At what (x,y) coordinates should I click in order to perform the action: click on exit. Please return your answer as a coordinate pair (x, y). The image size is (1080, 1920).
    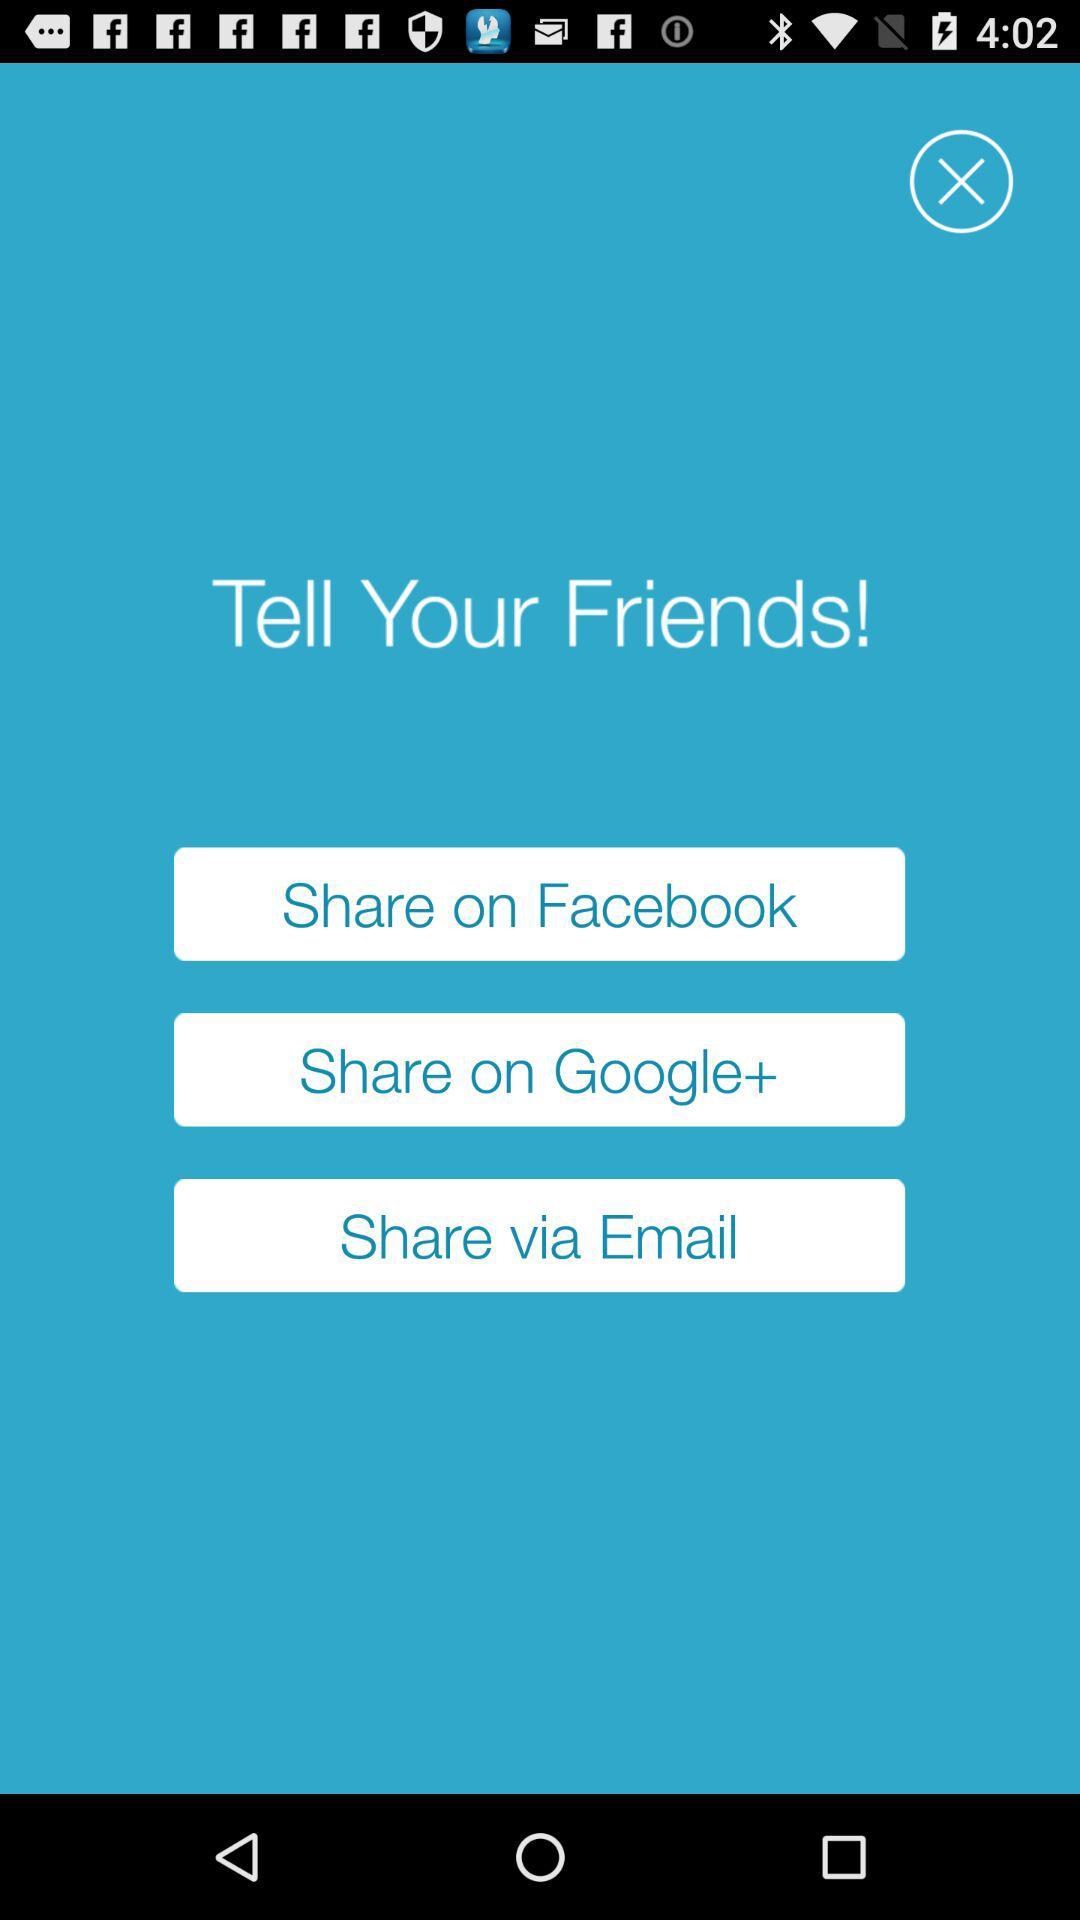
    Looking at the image, I should click on (960, 181).